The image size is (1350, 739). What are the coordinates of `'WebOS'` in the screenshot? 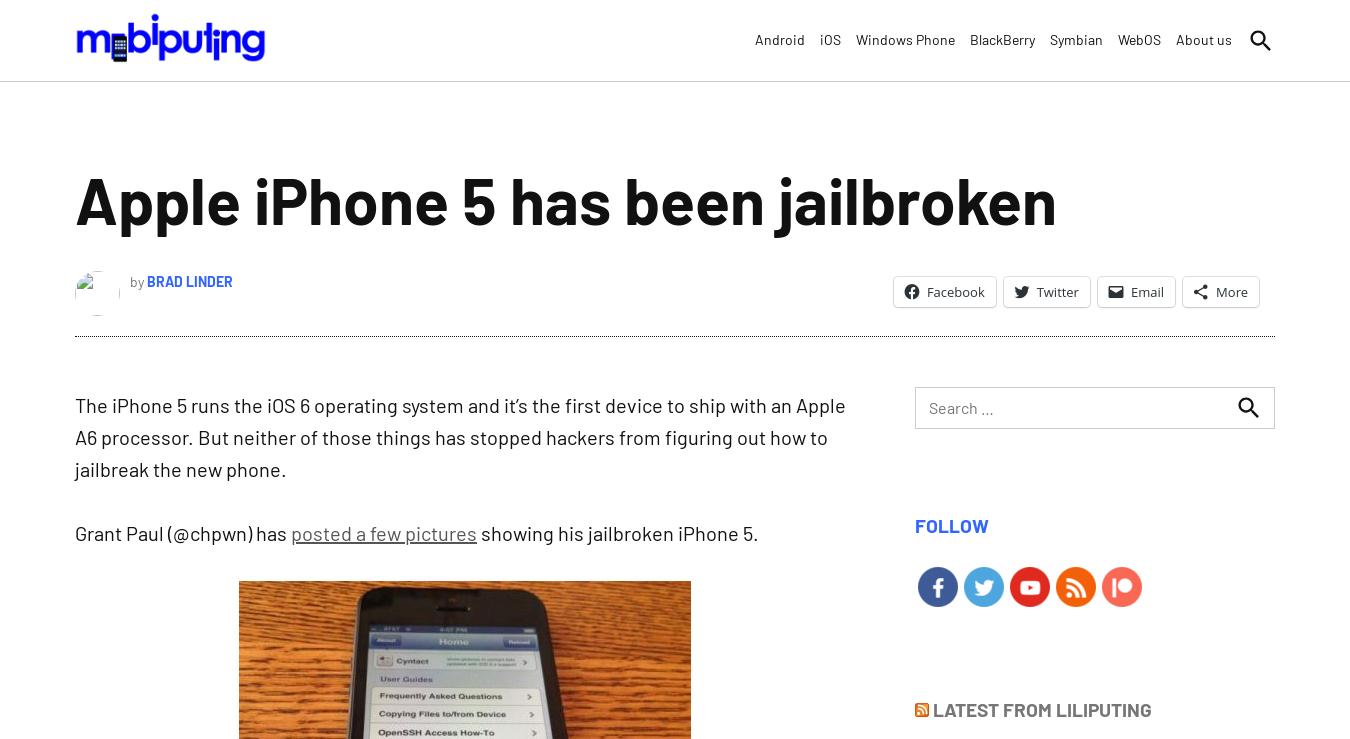 It's located at (1117, 39).